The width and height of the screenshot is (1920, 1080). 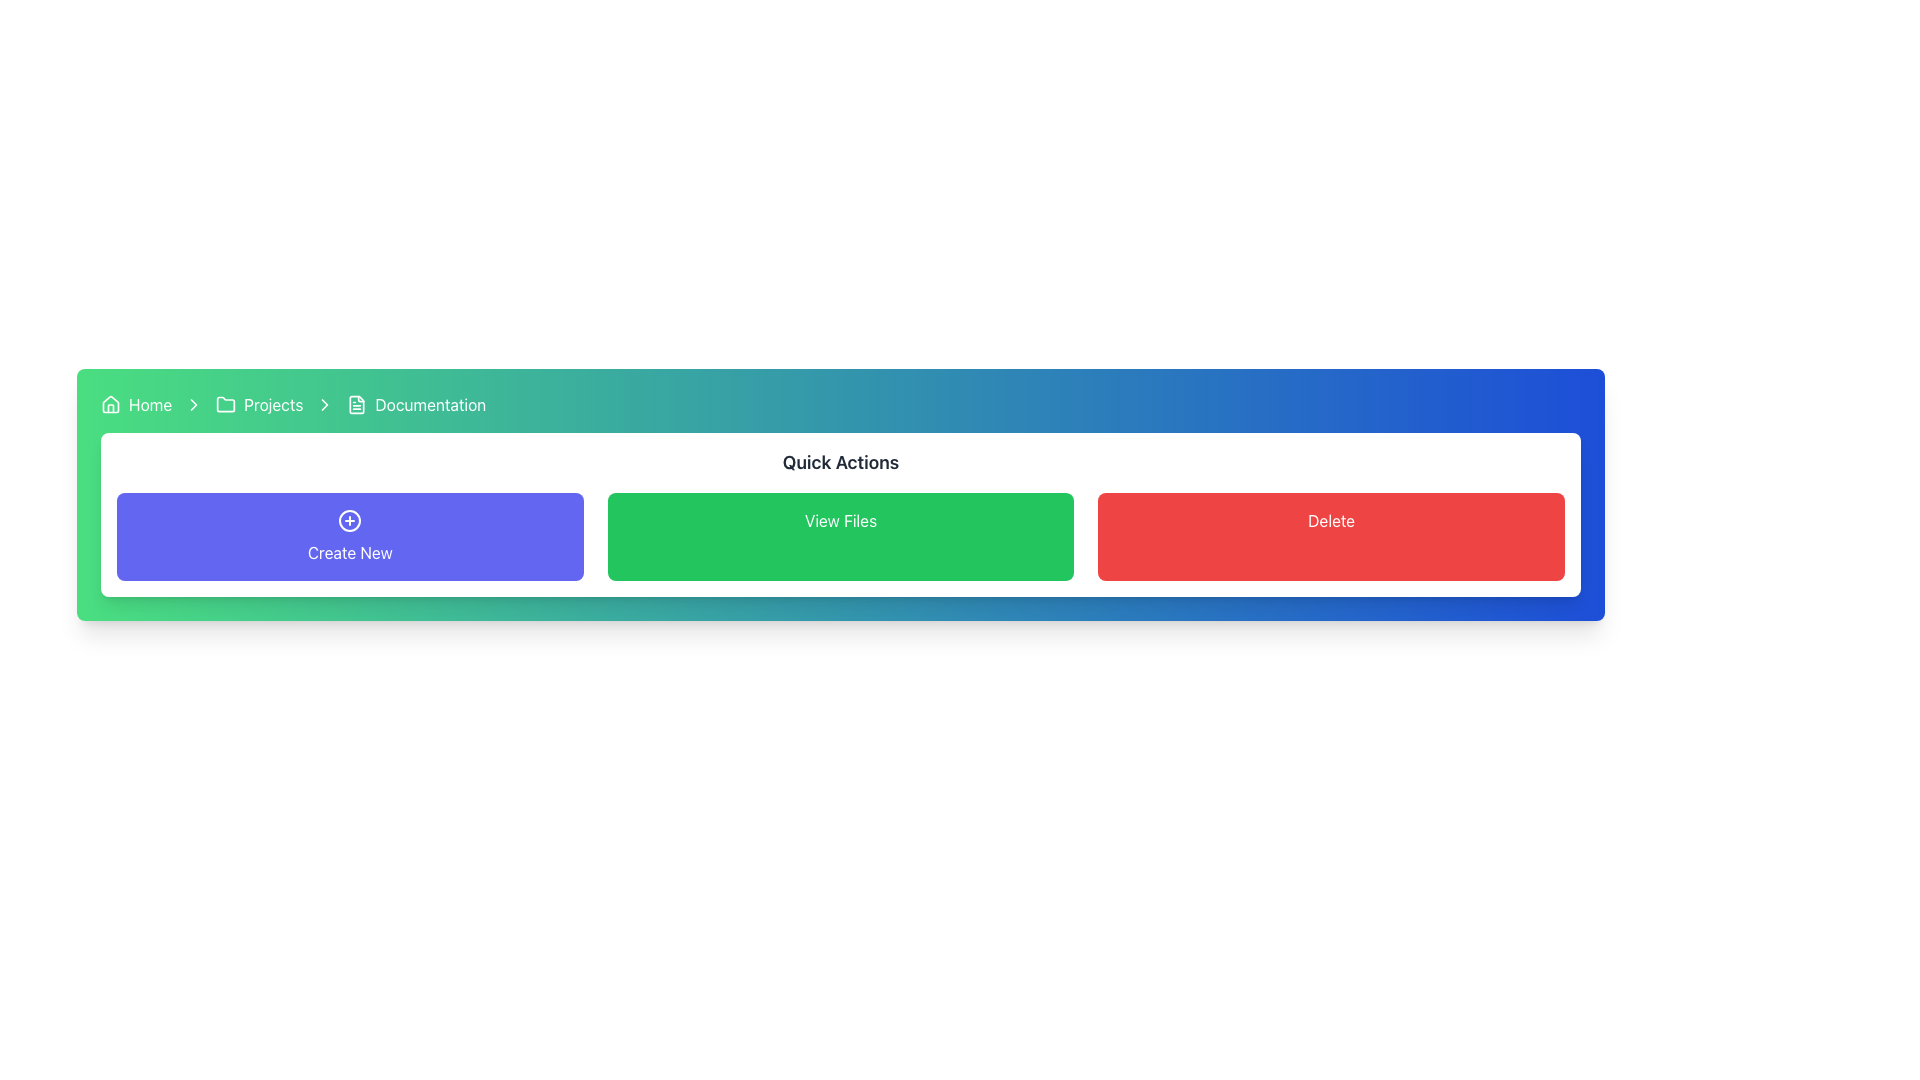 What do you see at coordinates (350, 519) in the screenshot?
I see `the circular 'Create New' icon` at bounding box center [350, 519].